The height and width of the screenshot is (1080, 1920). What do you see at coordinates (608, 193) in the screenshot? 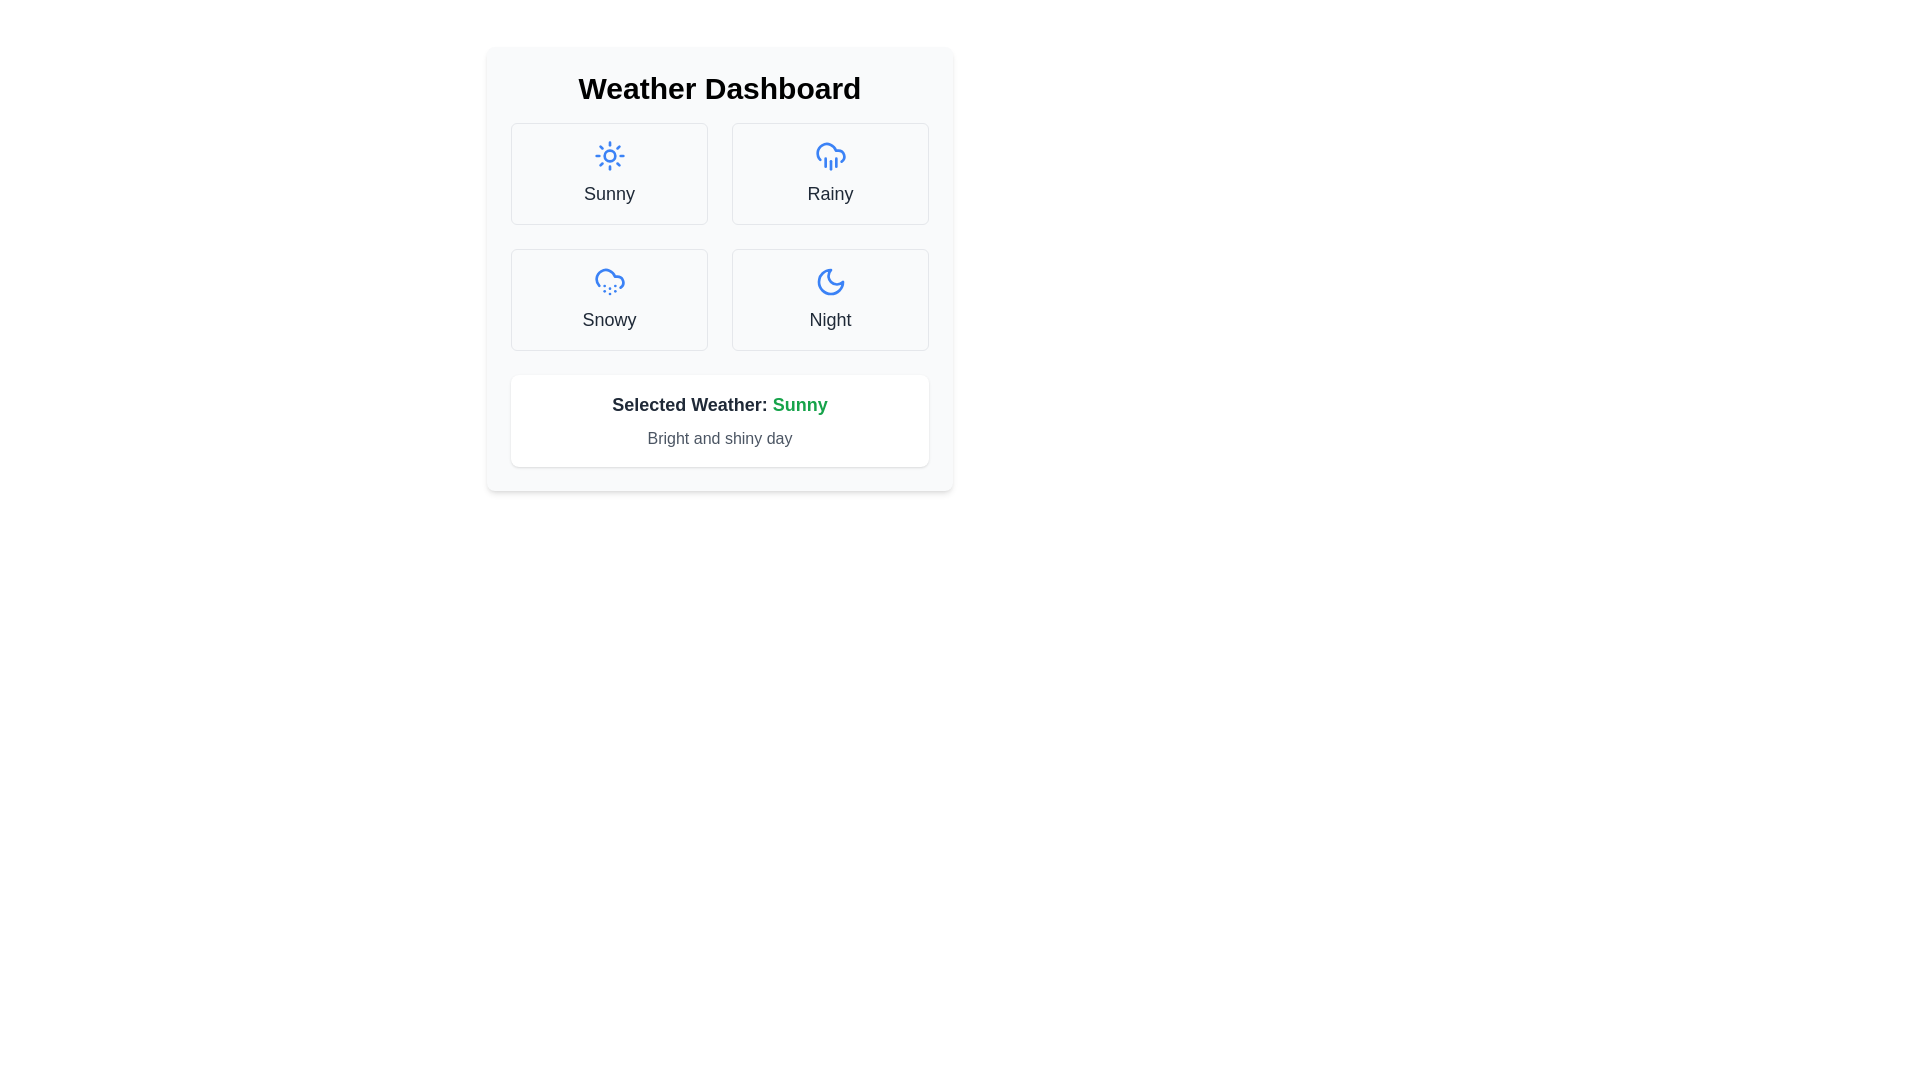
I see `the 'Sunny' label, which is a prominent text label displaying the word 'Sunny' in gray font, located below the sun icon in the top-left quadrant of the Weather Dashboard interface` at bounding box center [608, 193].